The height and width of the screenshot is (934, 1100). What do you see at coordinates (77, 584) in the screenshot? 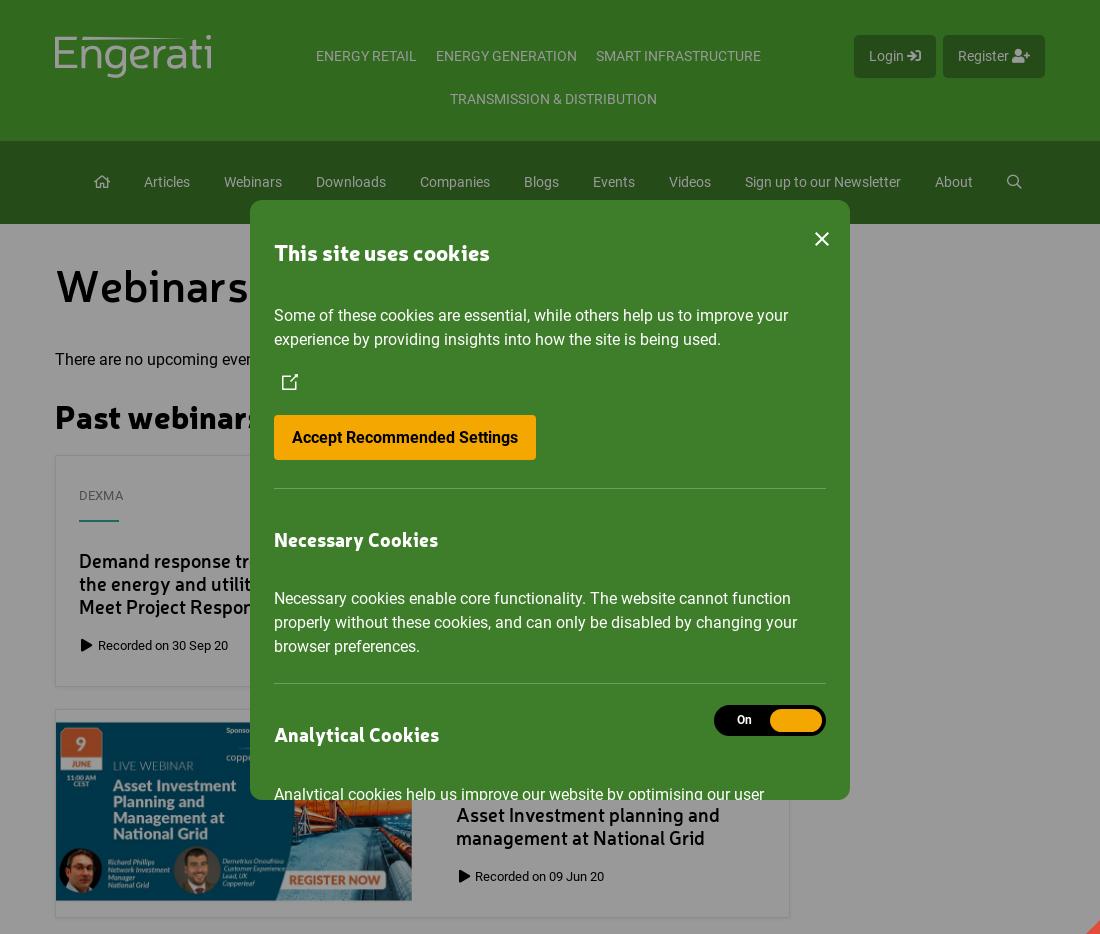
I see `'Demand response trends powering the energy and utilities industry: Meet Project Respond'` at bounding box center [77, 584].